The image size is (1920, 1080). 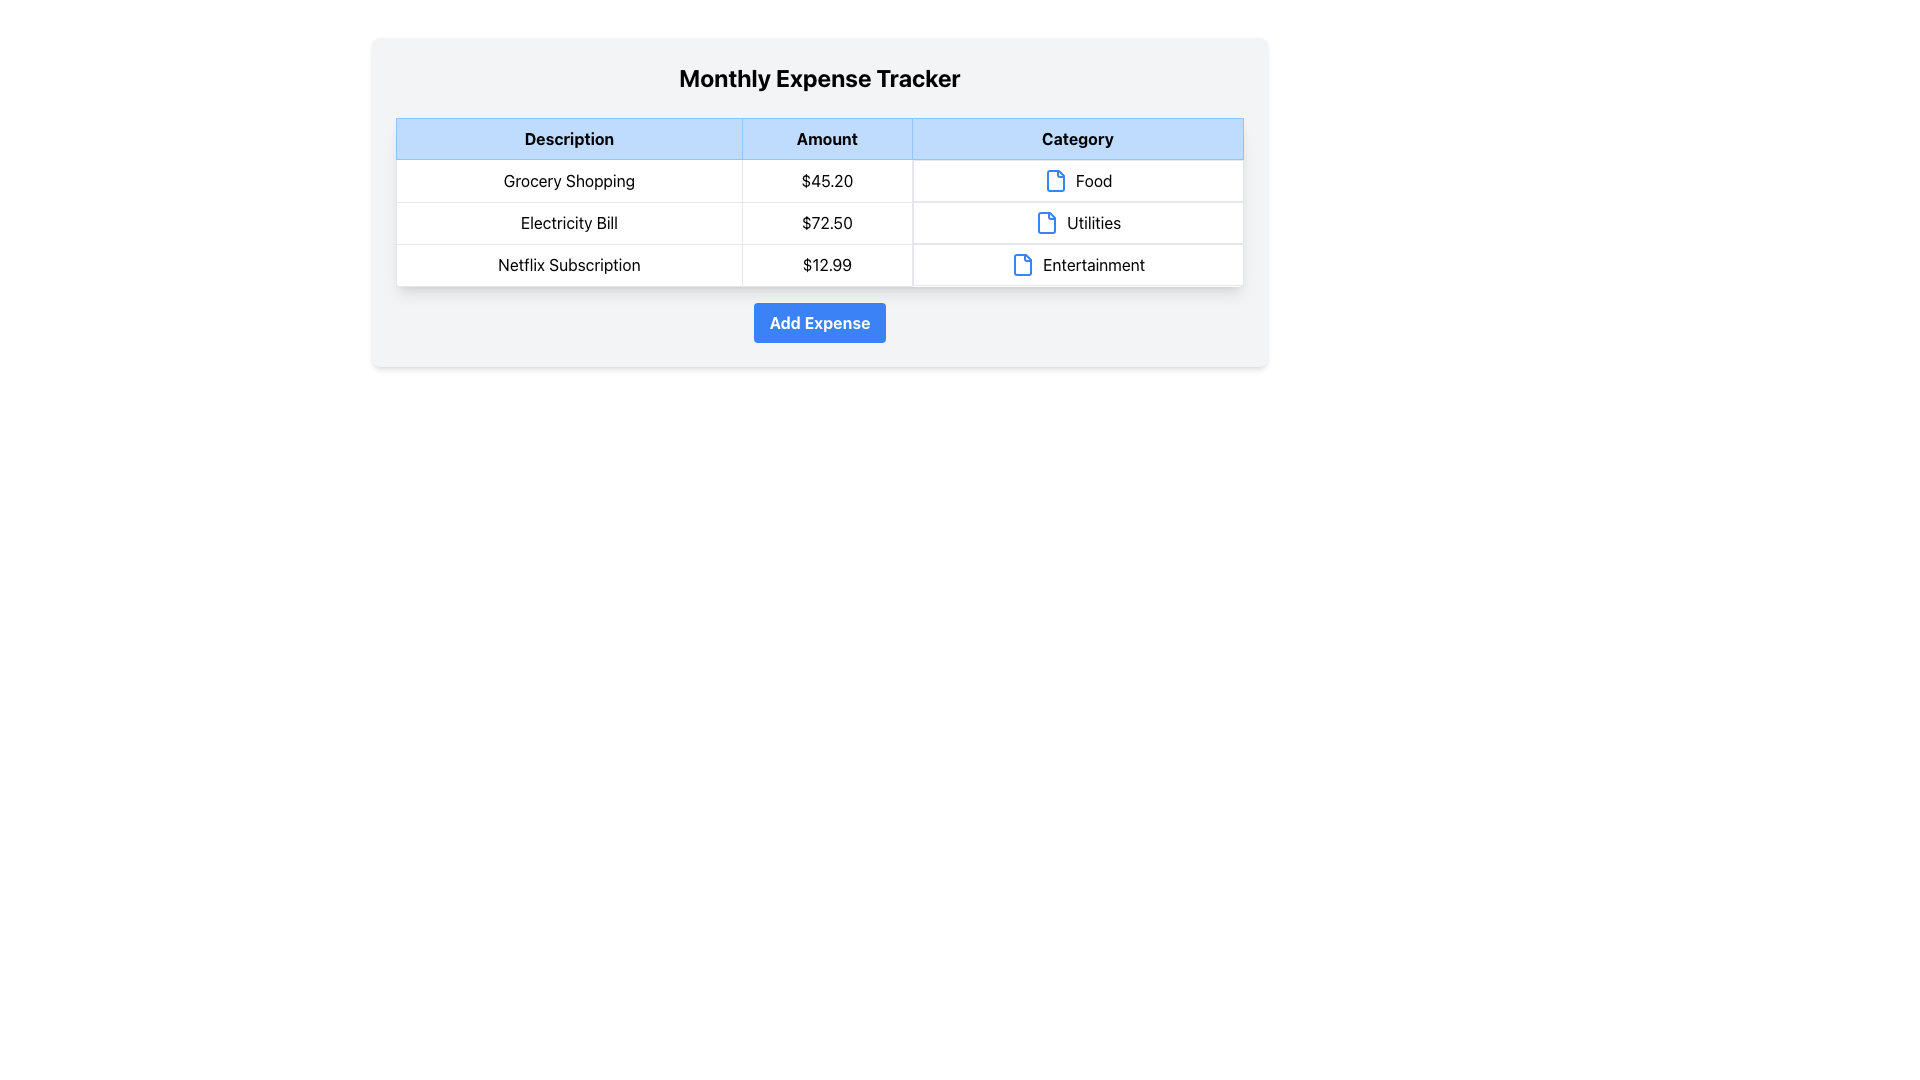 What do you see at coordinates (568, 137) in the screenshot?
I see `the first column header of the table, which indicates the purpose of the corresponding column, positioned leftmost before 'Amount' and 'Category'` at bounding box center [568, 137].